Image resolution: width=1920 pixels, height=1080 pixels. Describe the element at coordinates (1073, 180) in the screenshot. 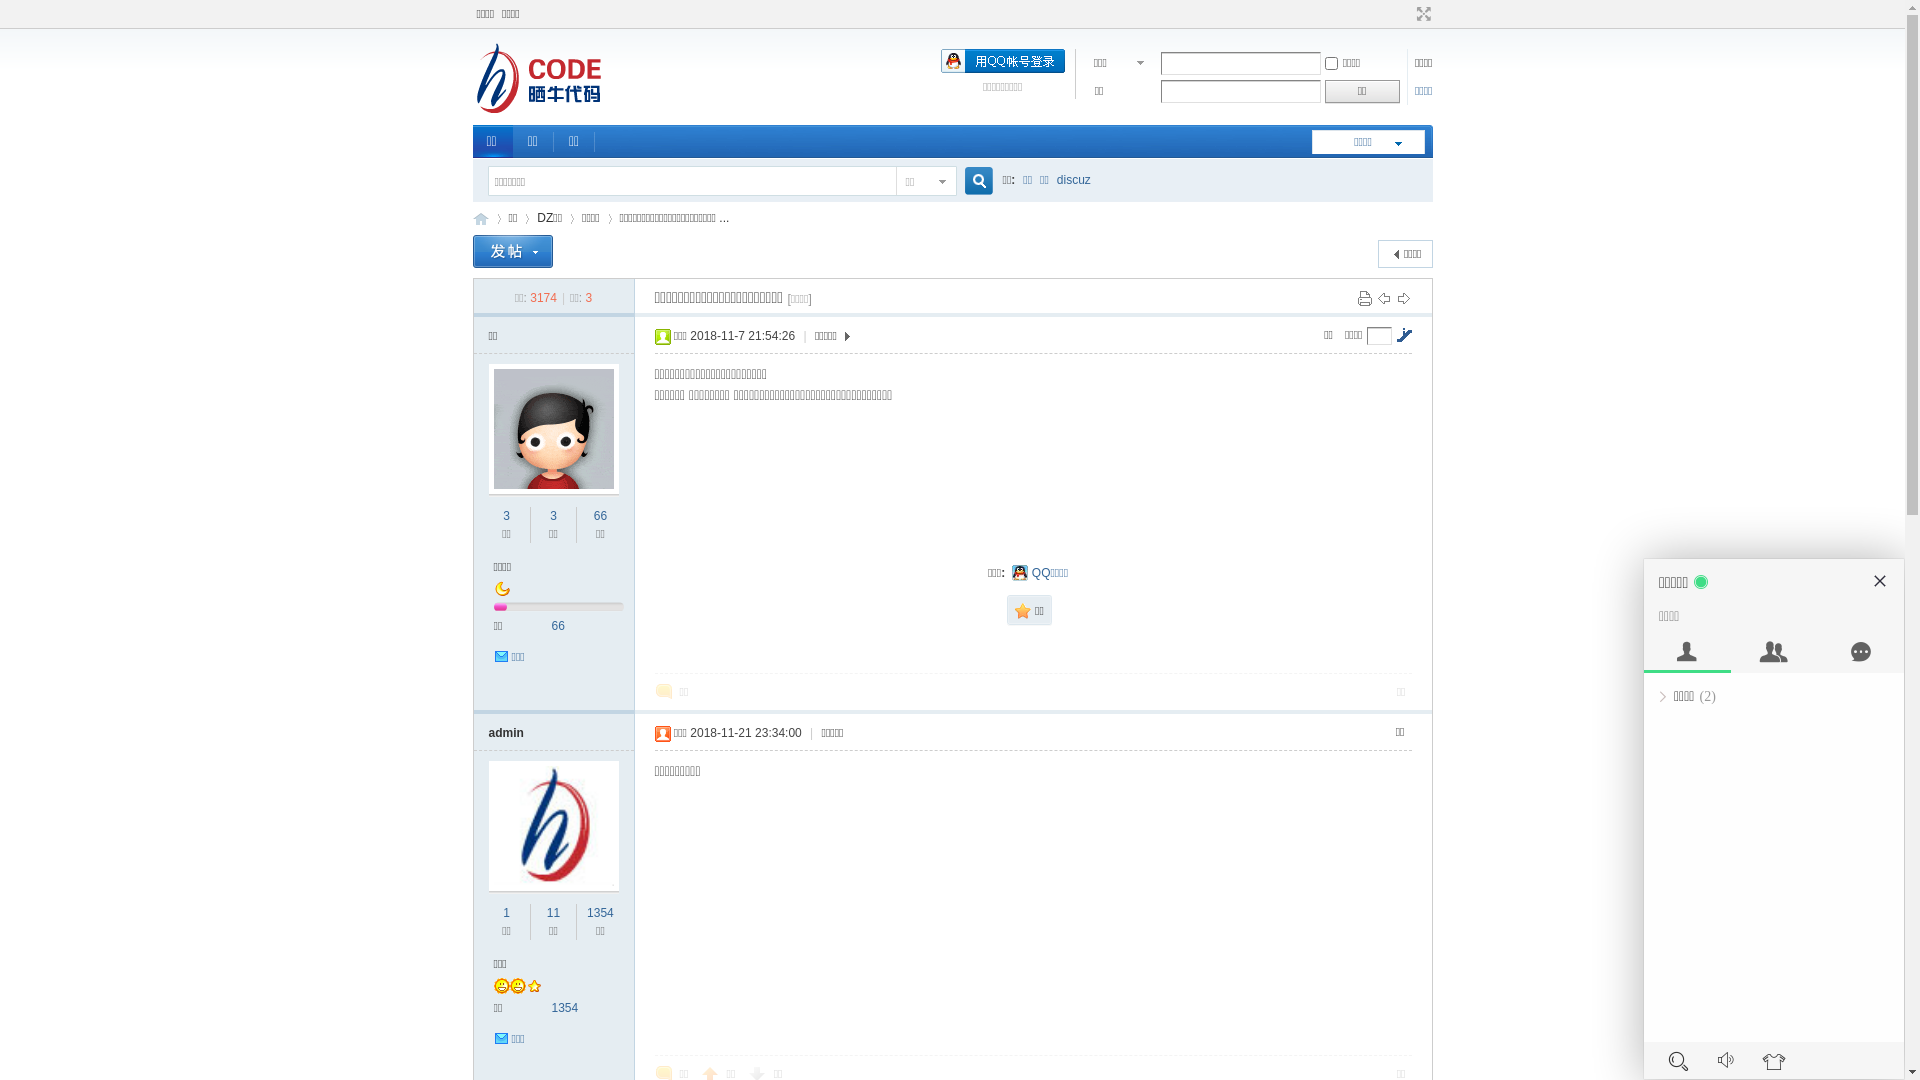

I see `'discuz'` at that location.